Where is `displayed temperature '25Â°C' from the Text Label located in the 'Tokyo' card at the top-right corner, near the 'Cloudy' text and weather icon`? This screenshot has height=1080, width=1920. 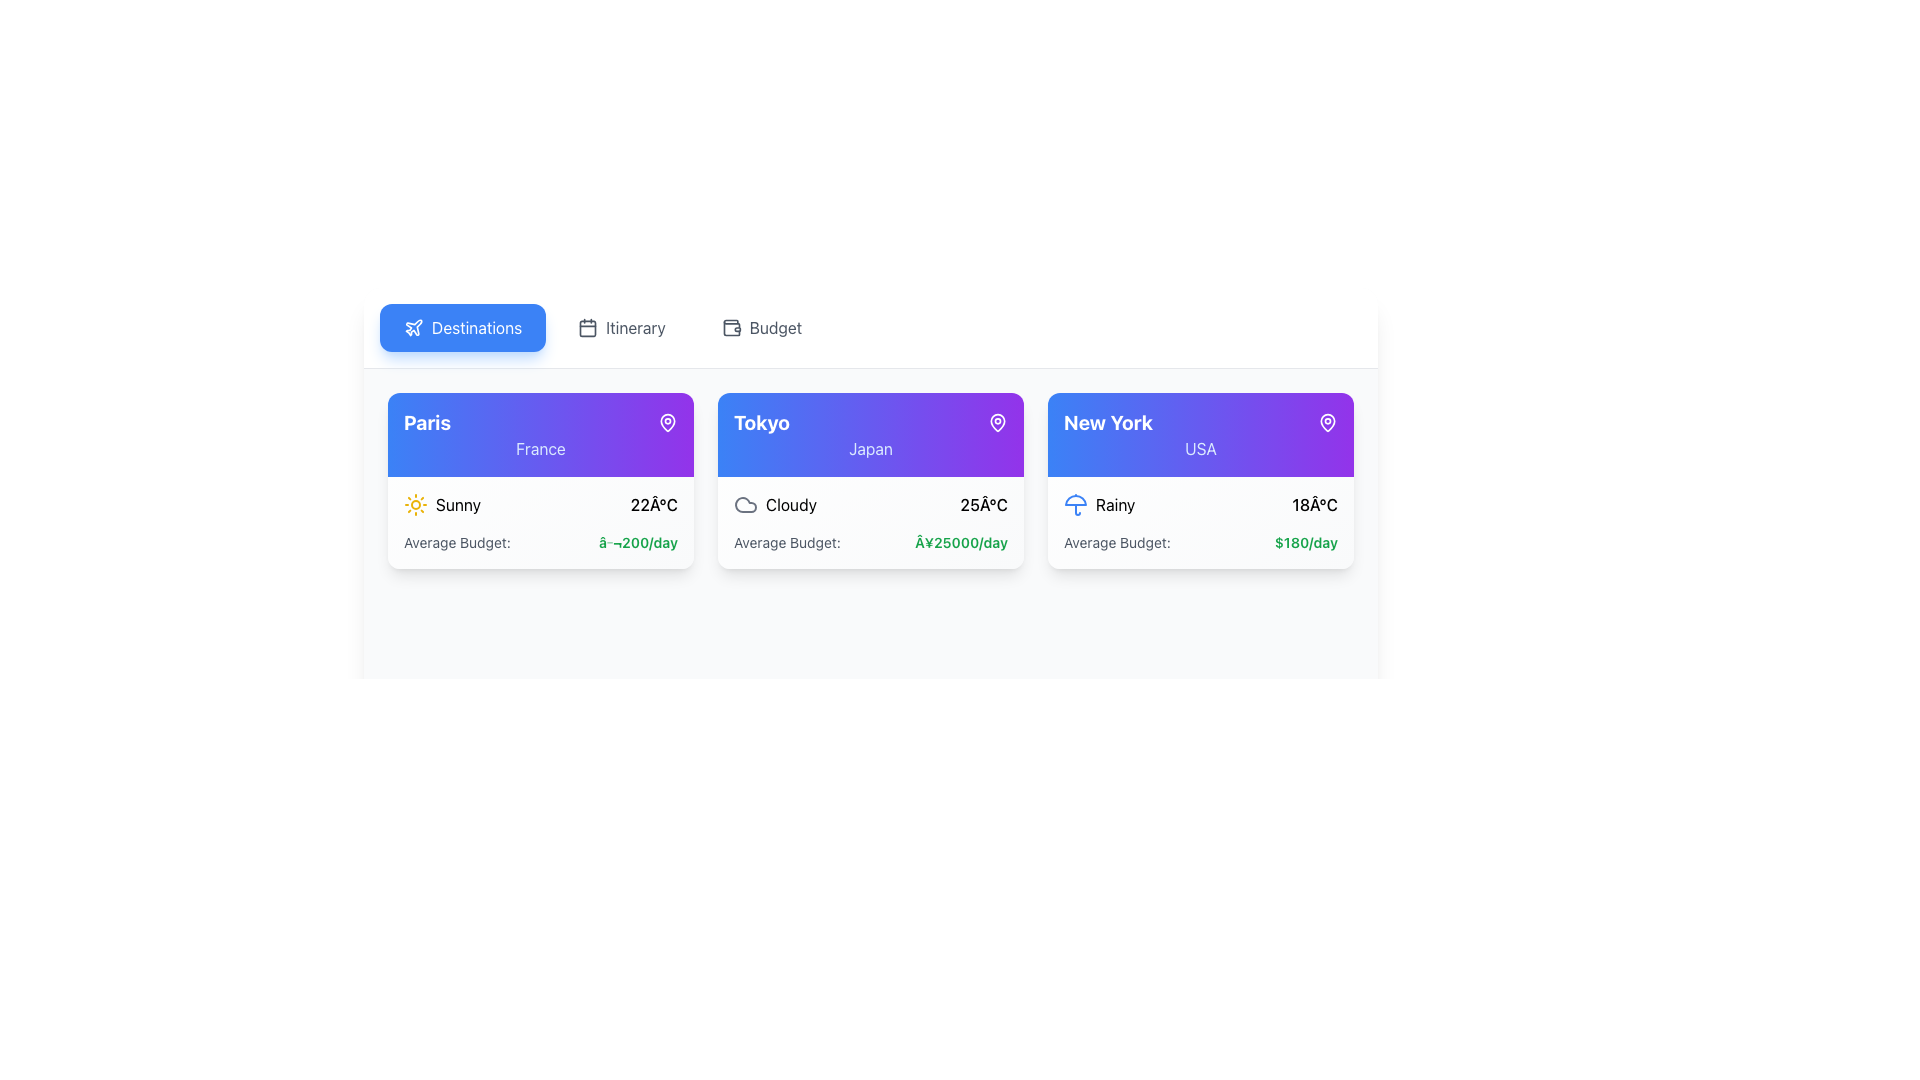 displayed temperature '25Â°C' from the Text Label located in the 'Tokyo' card at the top-right corner, near the 'Cloudy' text and weather icon is located at coordinates (984, 504).